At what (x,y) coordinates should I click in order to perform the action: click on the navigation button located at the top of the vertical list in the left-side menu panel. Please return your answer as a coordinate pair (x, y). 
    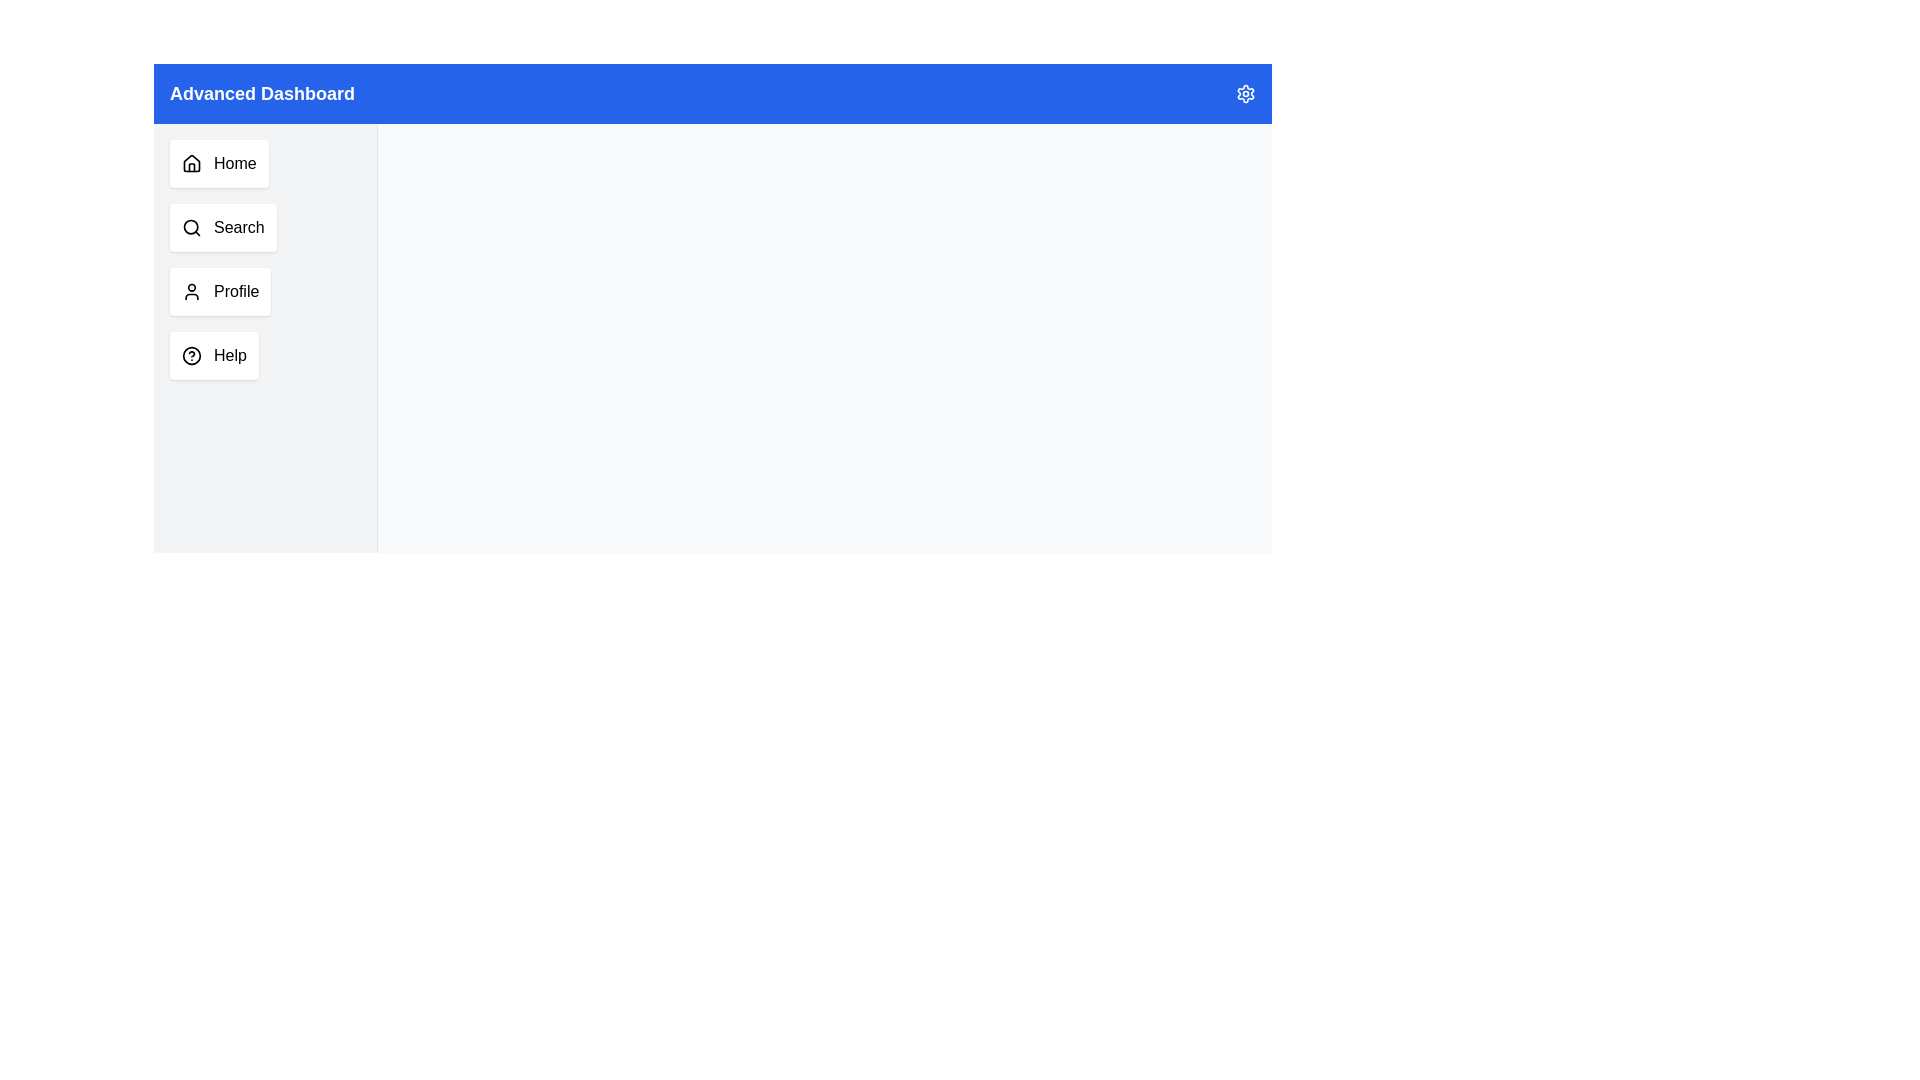
    Looking at the image, I should click on (219, 163).